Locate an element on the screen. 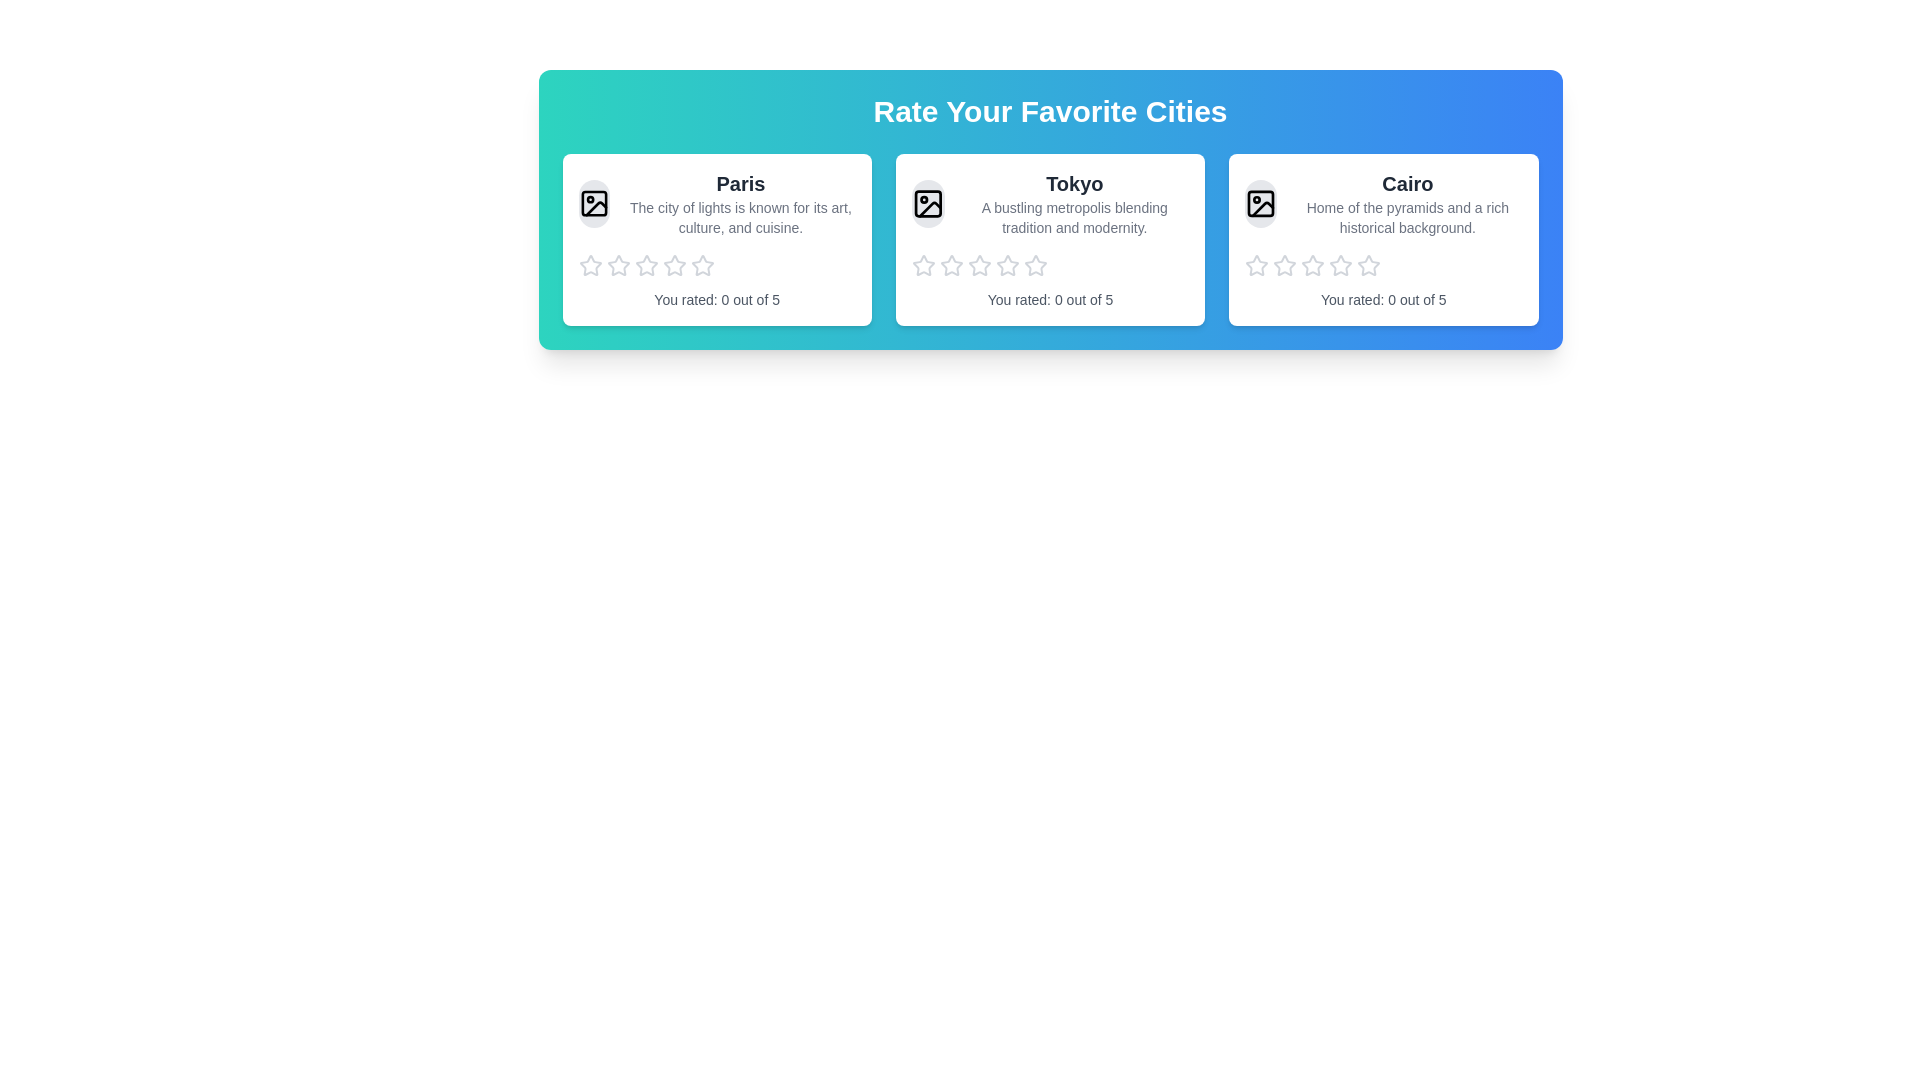 This screenshot has height=1080, width=1920. the fourth star-shaped interactive icon in the 'Cairo' panel is located at coordinates (1368, 264).